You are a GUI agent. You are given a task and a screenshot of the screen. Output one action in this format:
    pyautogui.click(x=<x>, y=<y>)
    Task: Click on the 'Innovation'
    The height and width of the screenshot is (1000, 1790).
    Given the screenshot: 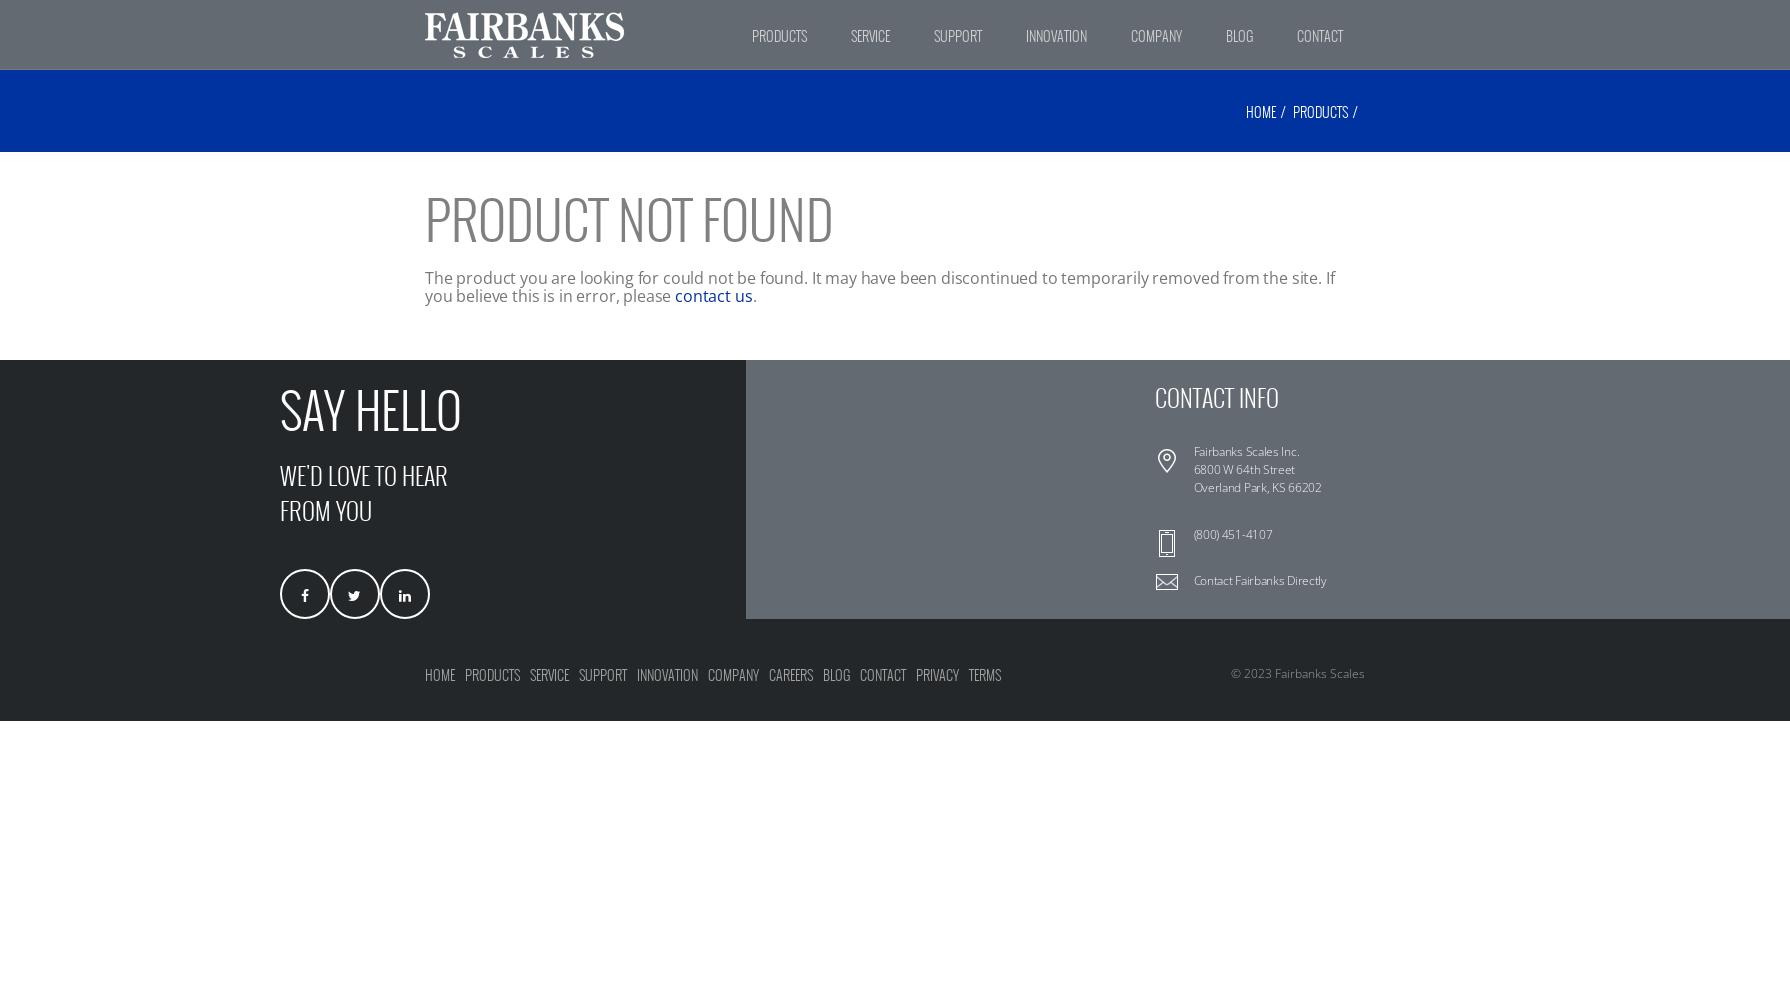 What is the action you would take?
    pyautogui.click(x=666, y=675)
    